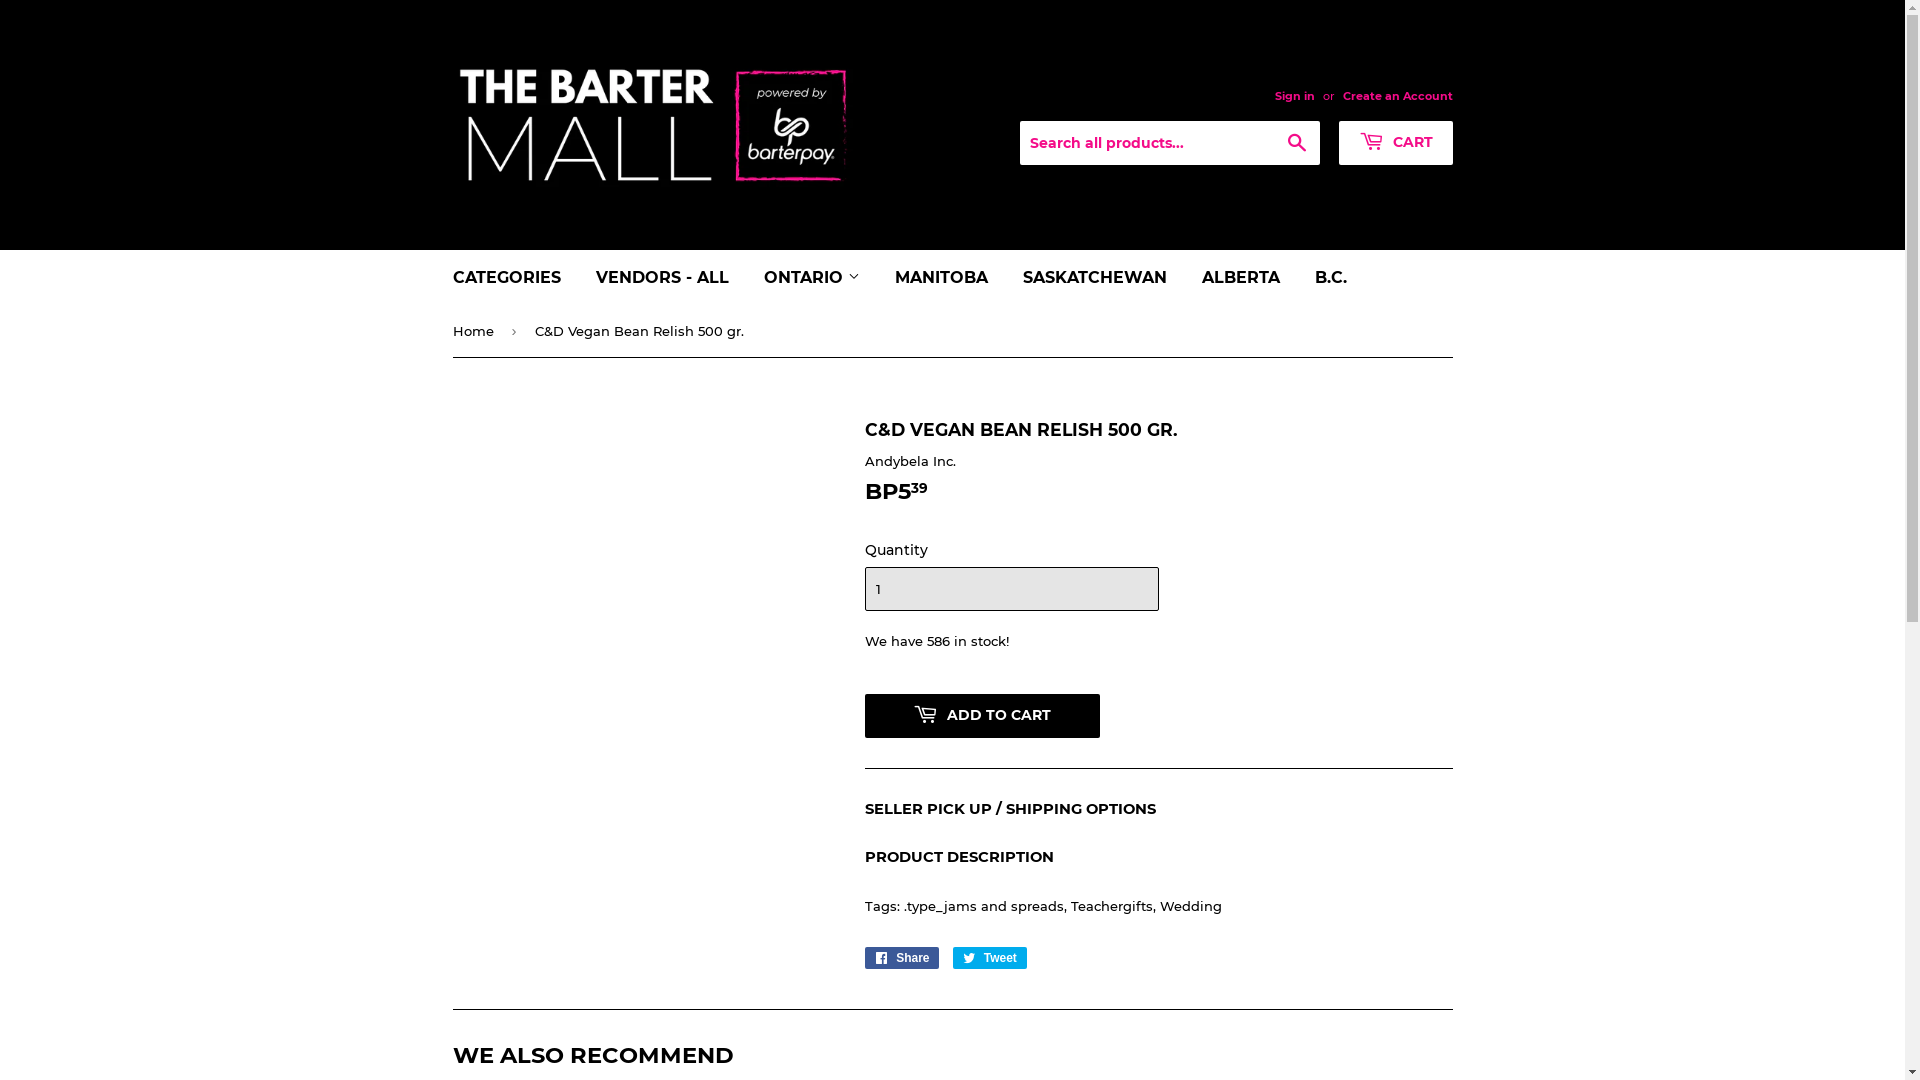  Describe the element at coordinates (1395, 96) in the screenshot. I see `'Create an Account'` at that location.